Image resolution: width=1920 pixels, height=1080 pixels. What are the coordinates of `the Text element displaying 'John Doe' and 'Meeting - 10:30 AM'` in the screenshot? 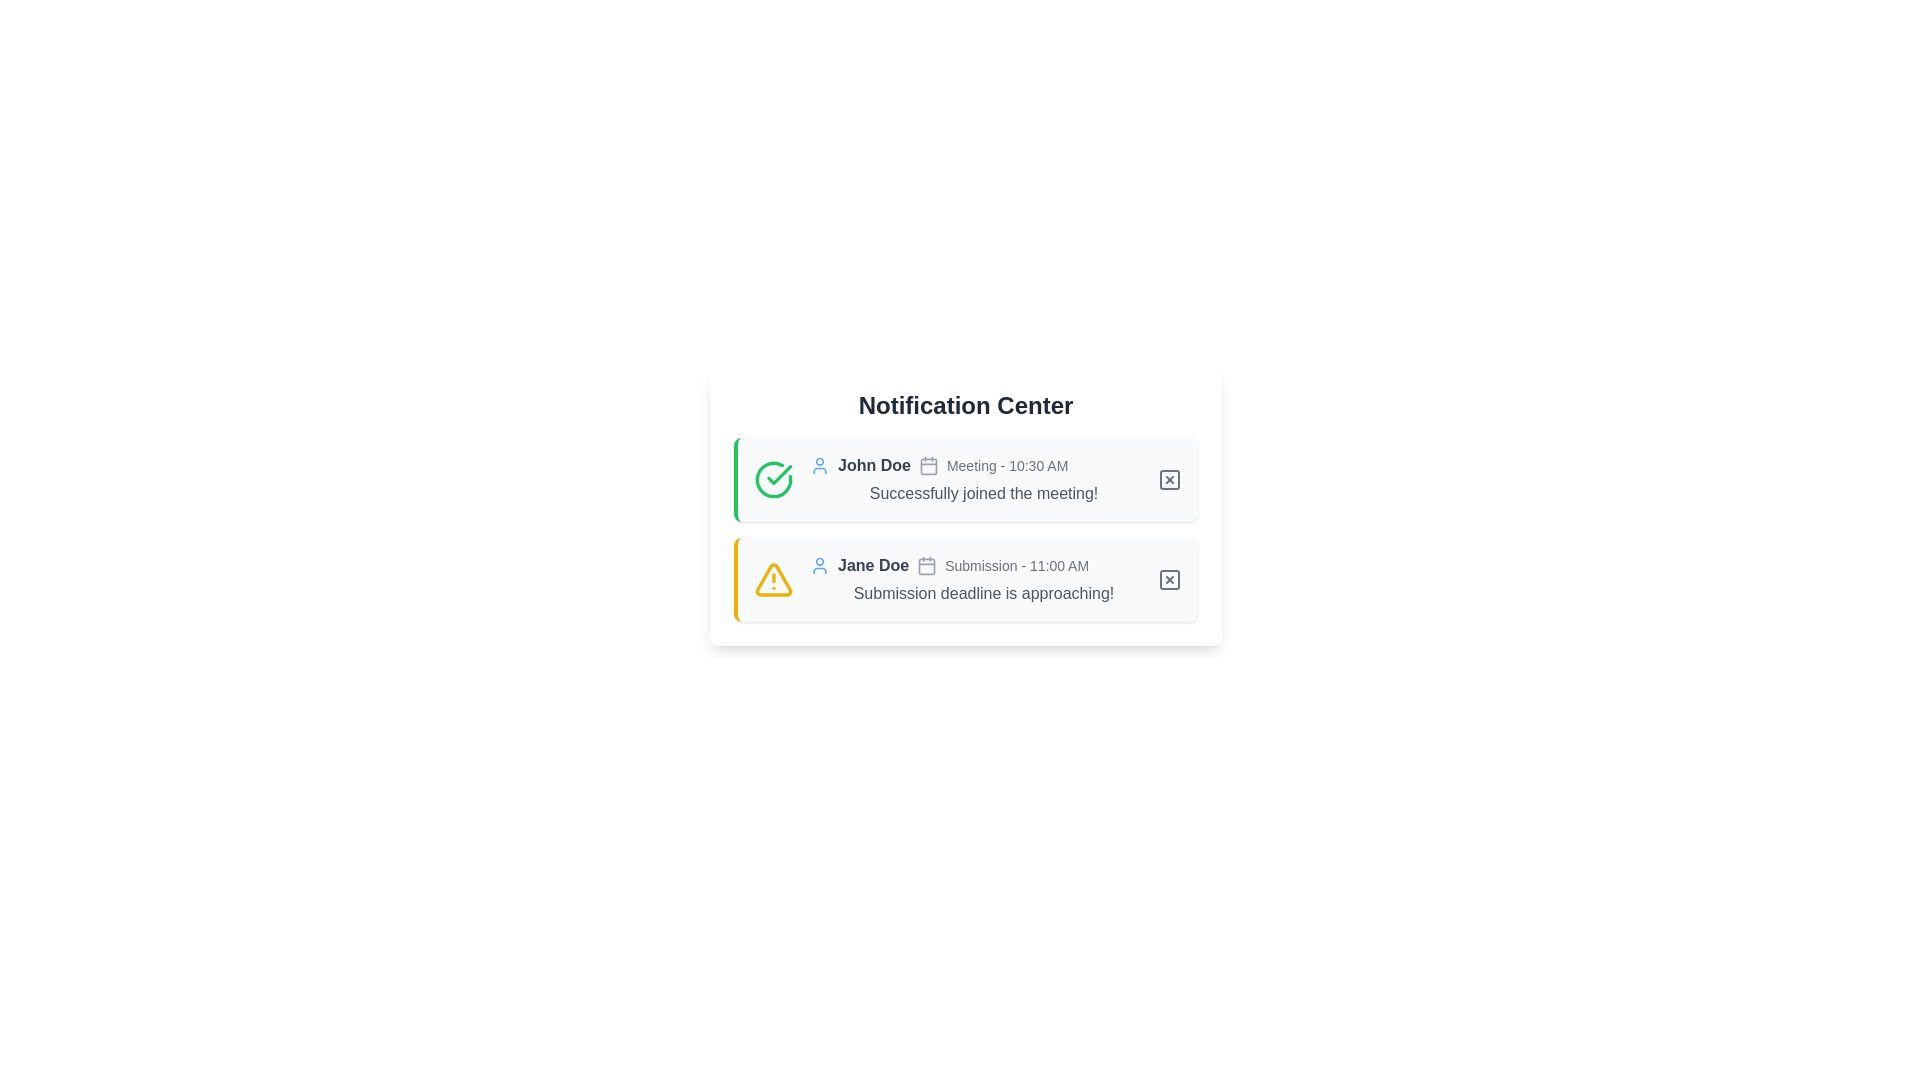 It's located at (983, 466).